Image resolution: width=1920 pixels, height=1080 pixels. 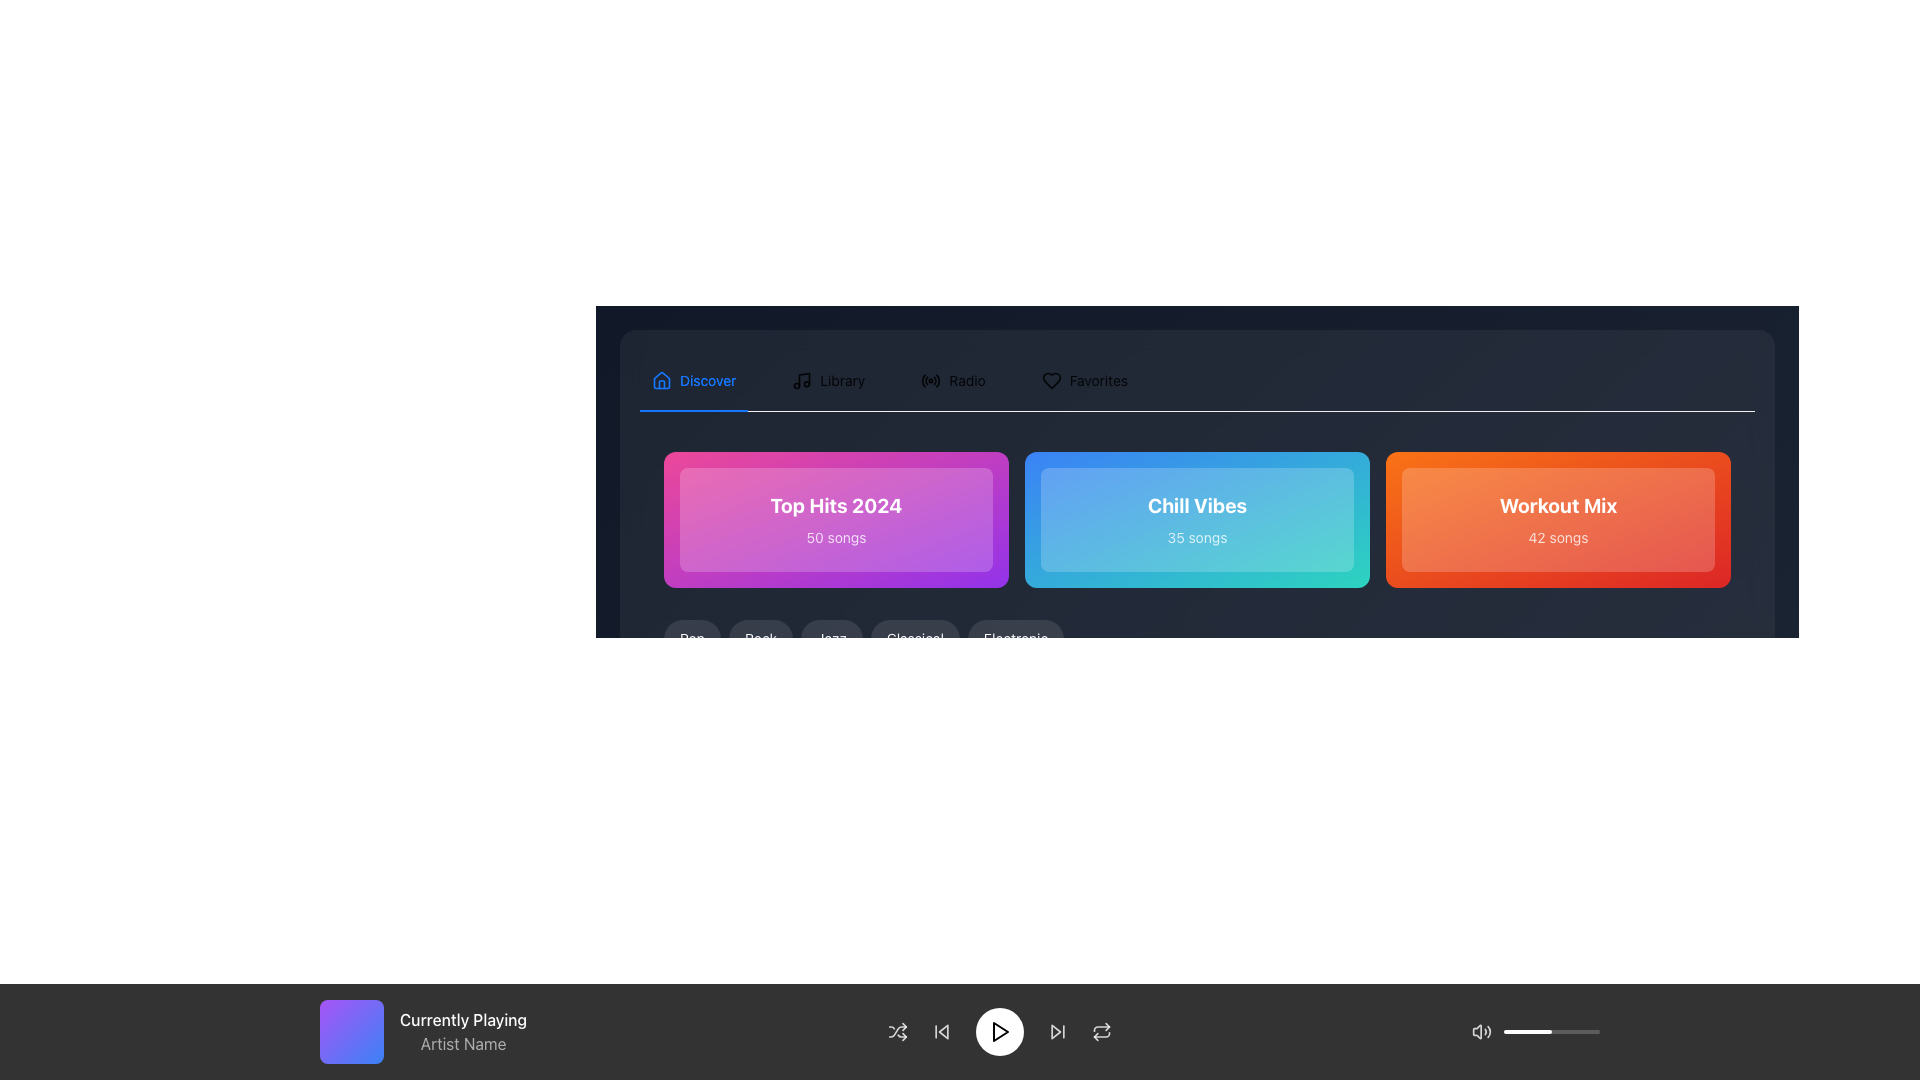 I want to click on the 'home' icon located in the top-left portion of the navigation menu bar, so click(x=662, y=381).